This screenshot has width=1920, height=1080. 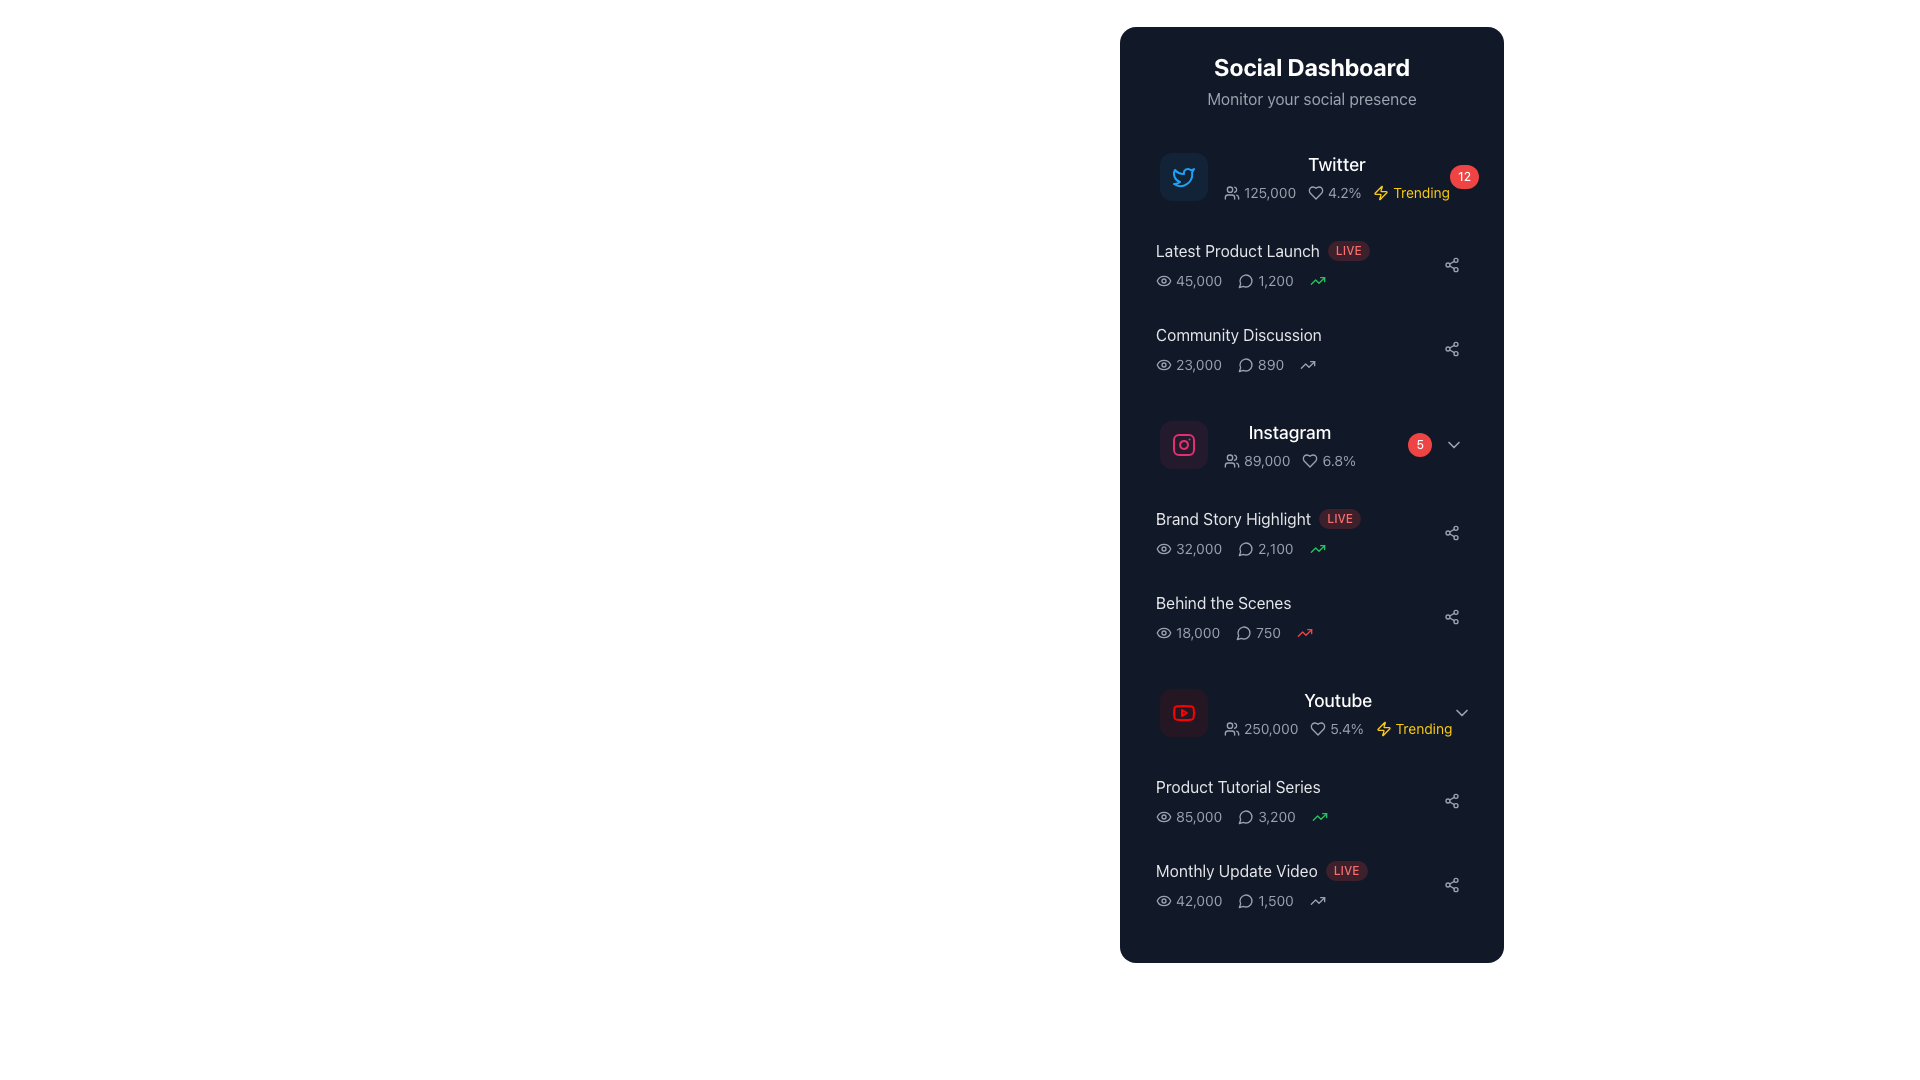 I want to click on the eye icon representing the visibility or view count indicator located to the left of the '42,000' label in the 'Monthly Update Video' section at the bottom of the list, so click(x=1163, y=901).